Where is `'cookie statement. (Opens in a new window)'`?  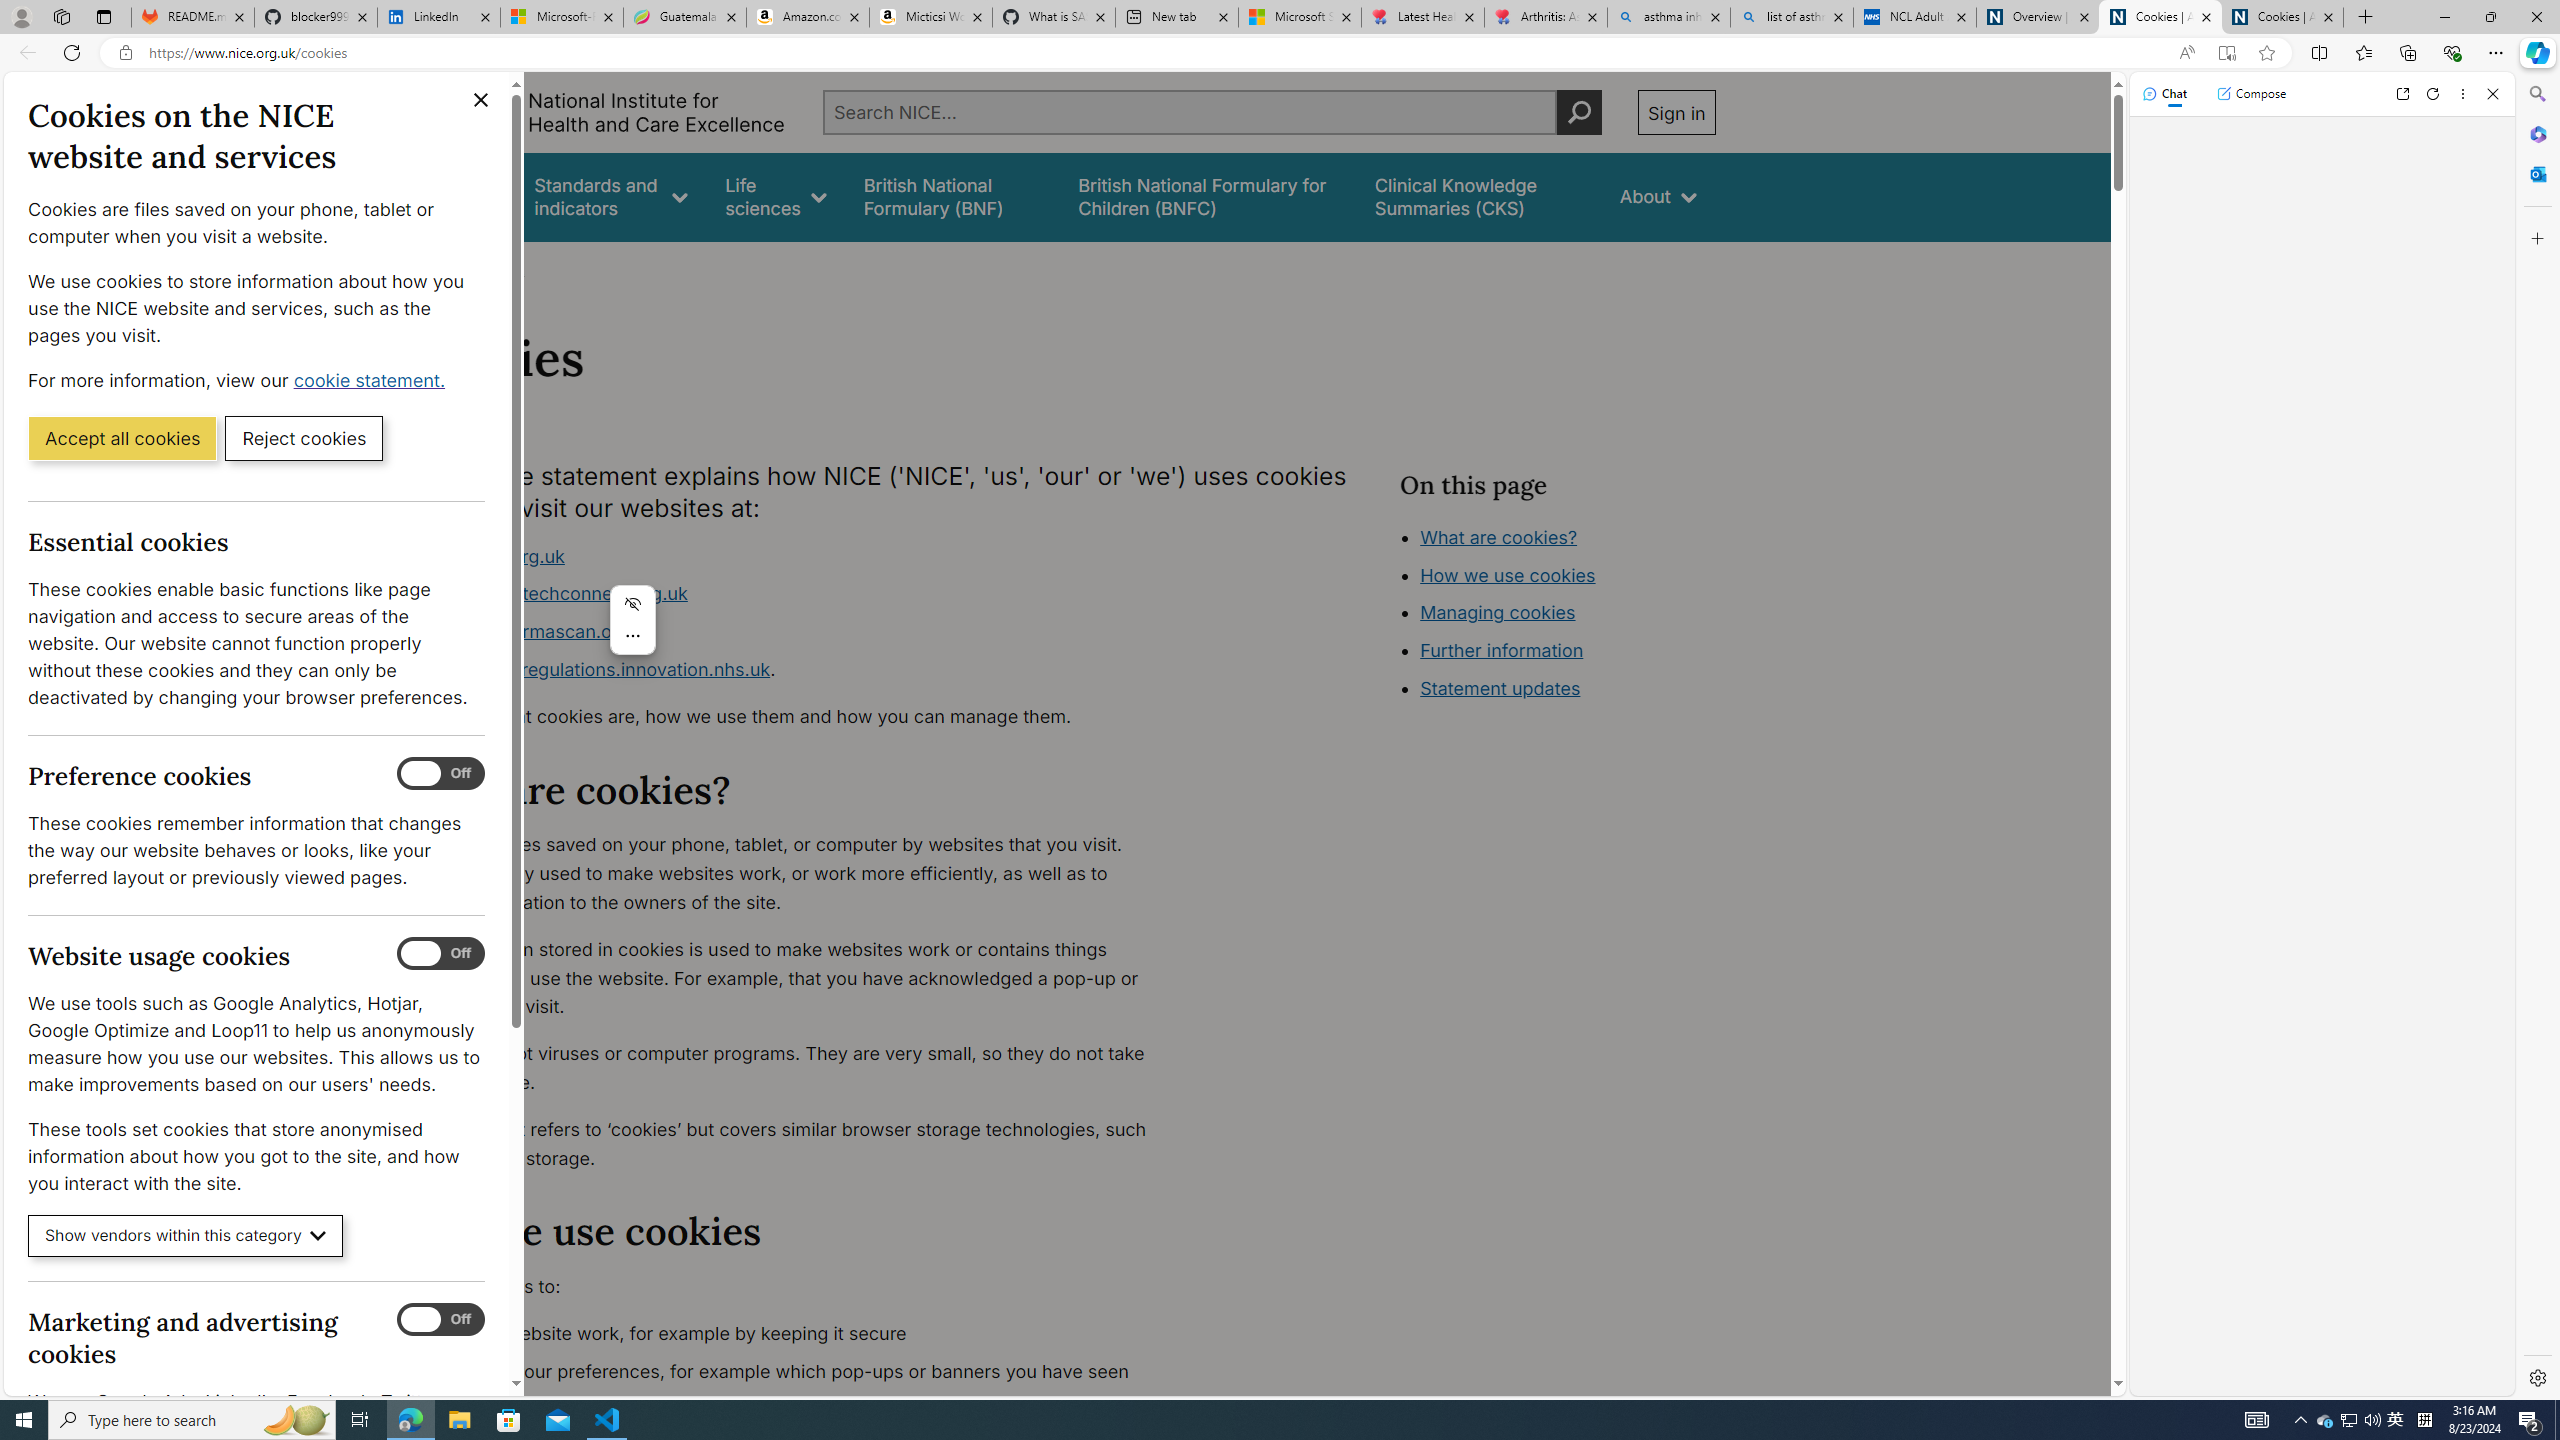 'cookie statement. (Opens in a new window)' is located at coordinates (371, 379).